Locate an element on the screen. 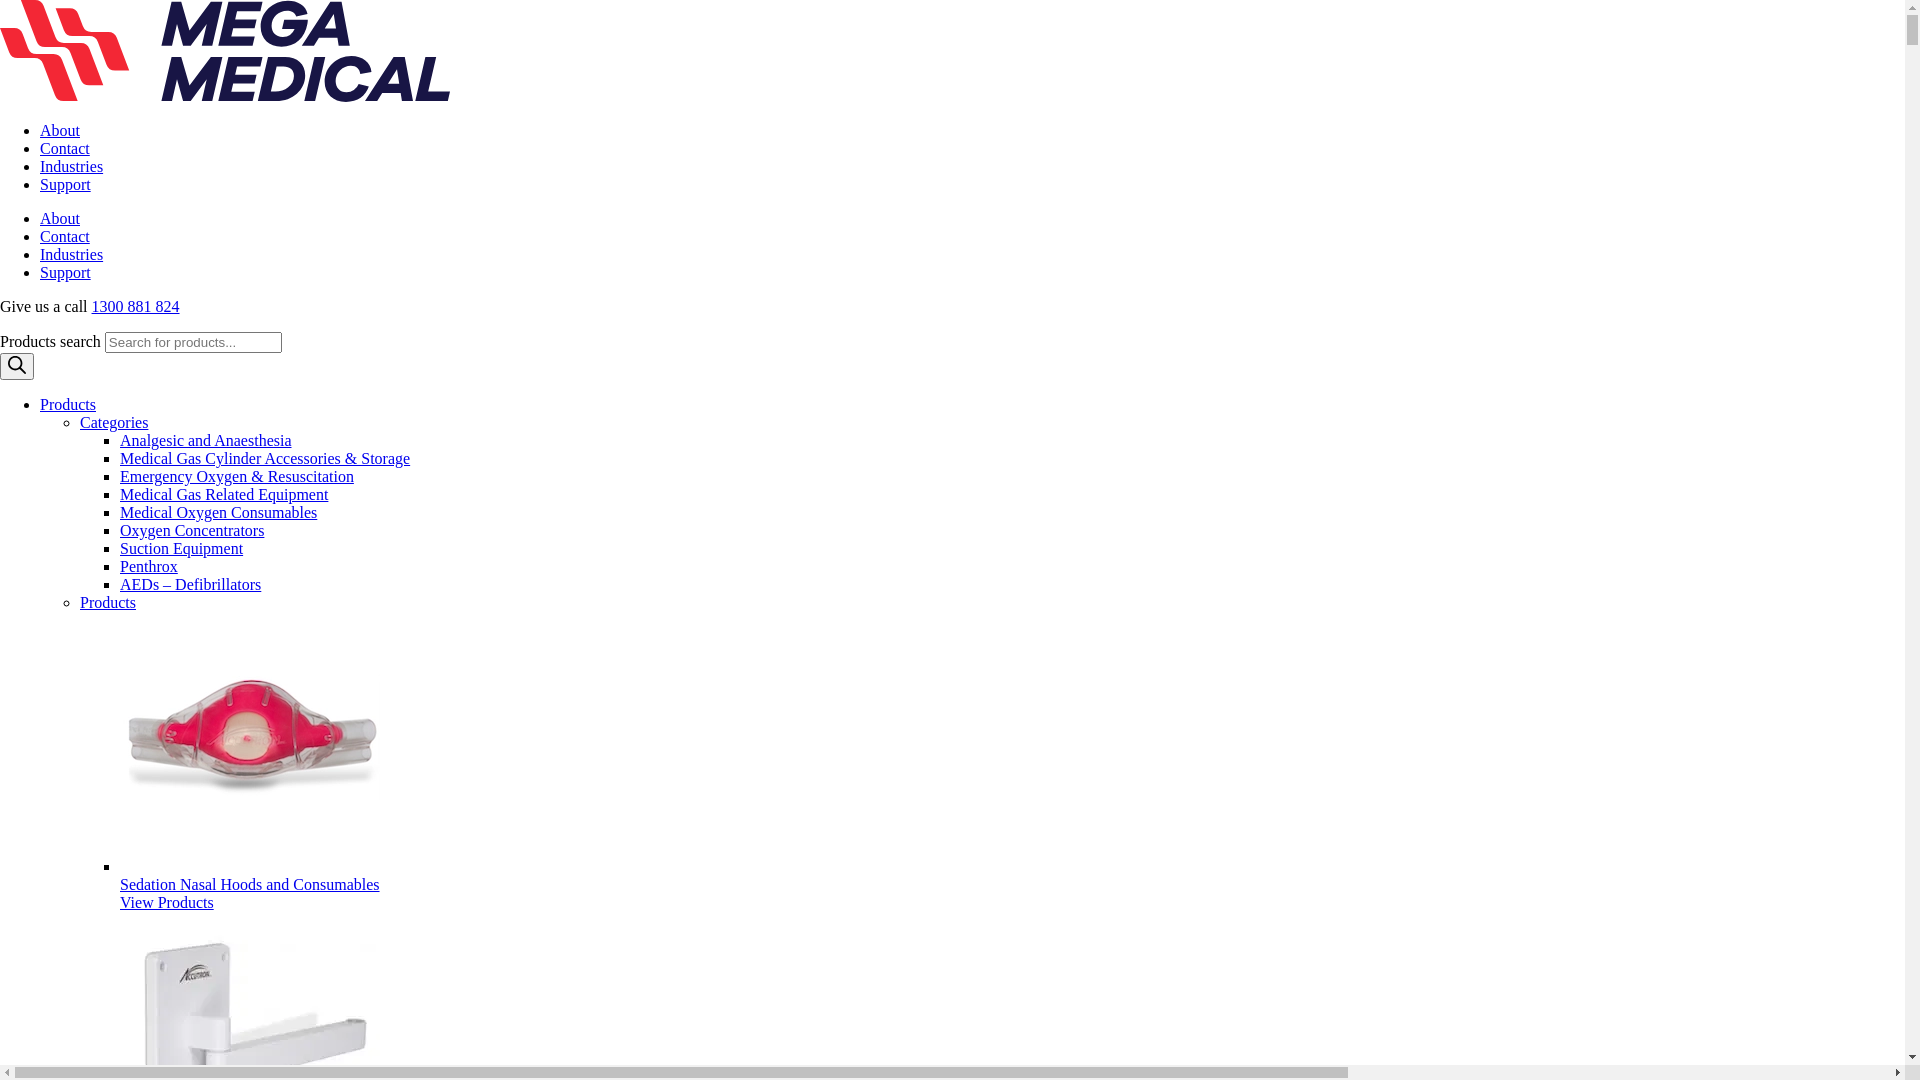 The width and height of the screenshot is (1920, 1080). 'Medical Gas Related Equipment' is located at coordinates (119, 494).